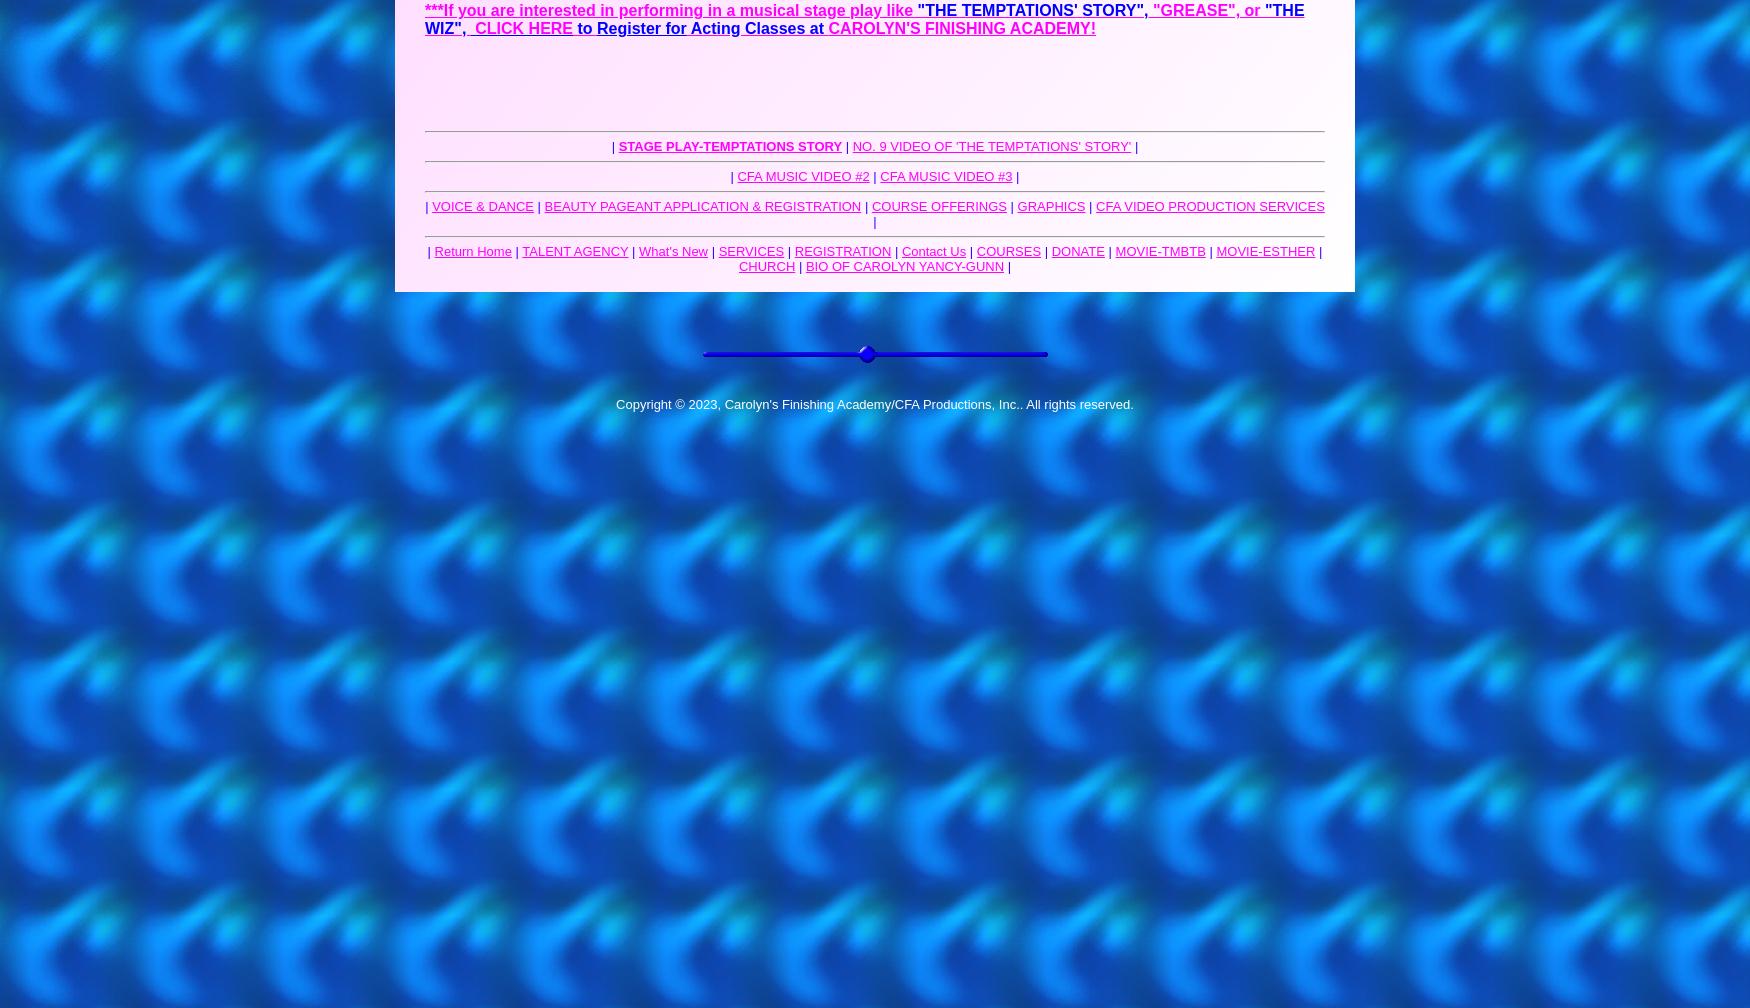 The height and width of the screenshot is (1008, 1750). Describe the element at coordinates (585, 28) in the screenshot. I see `'to'` at that location.